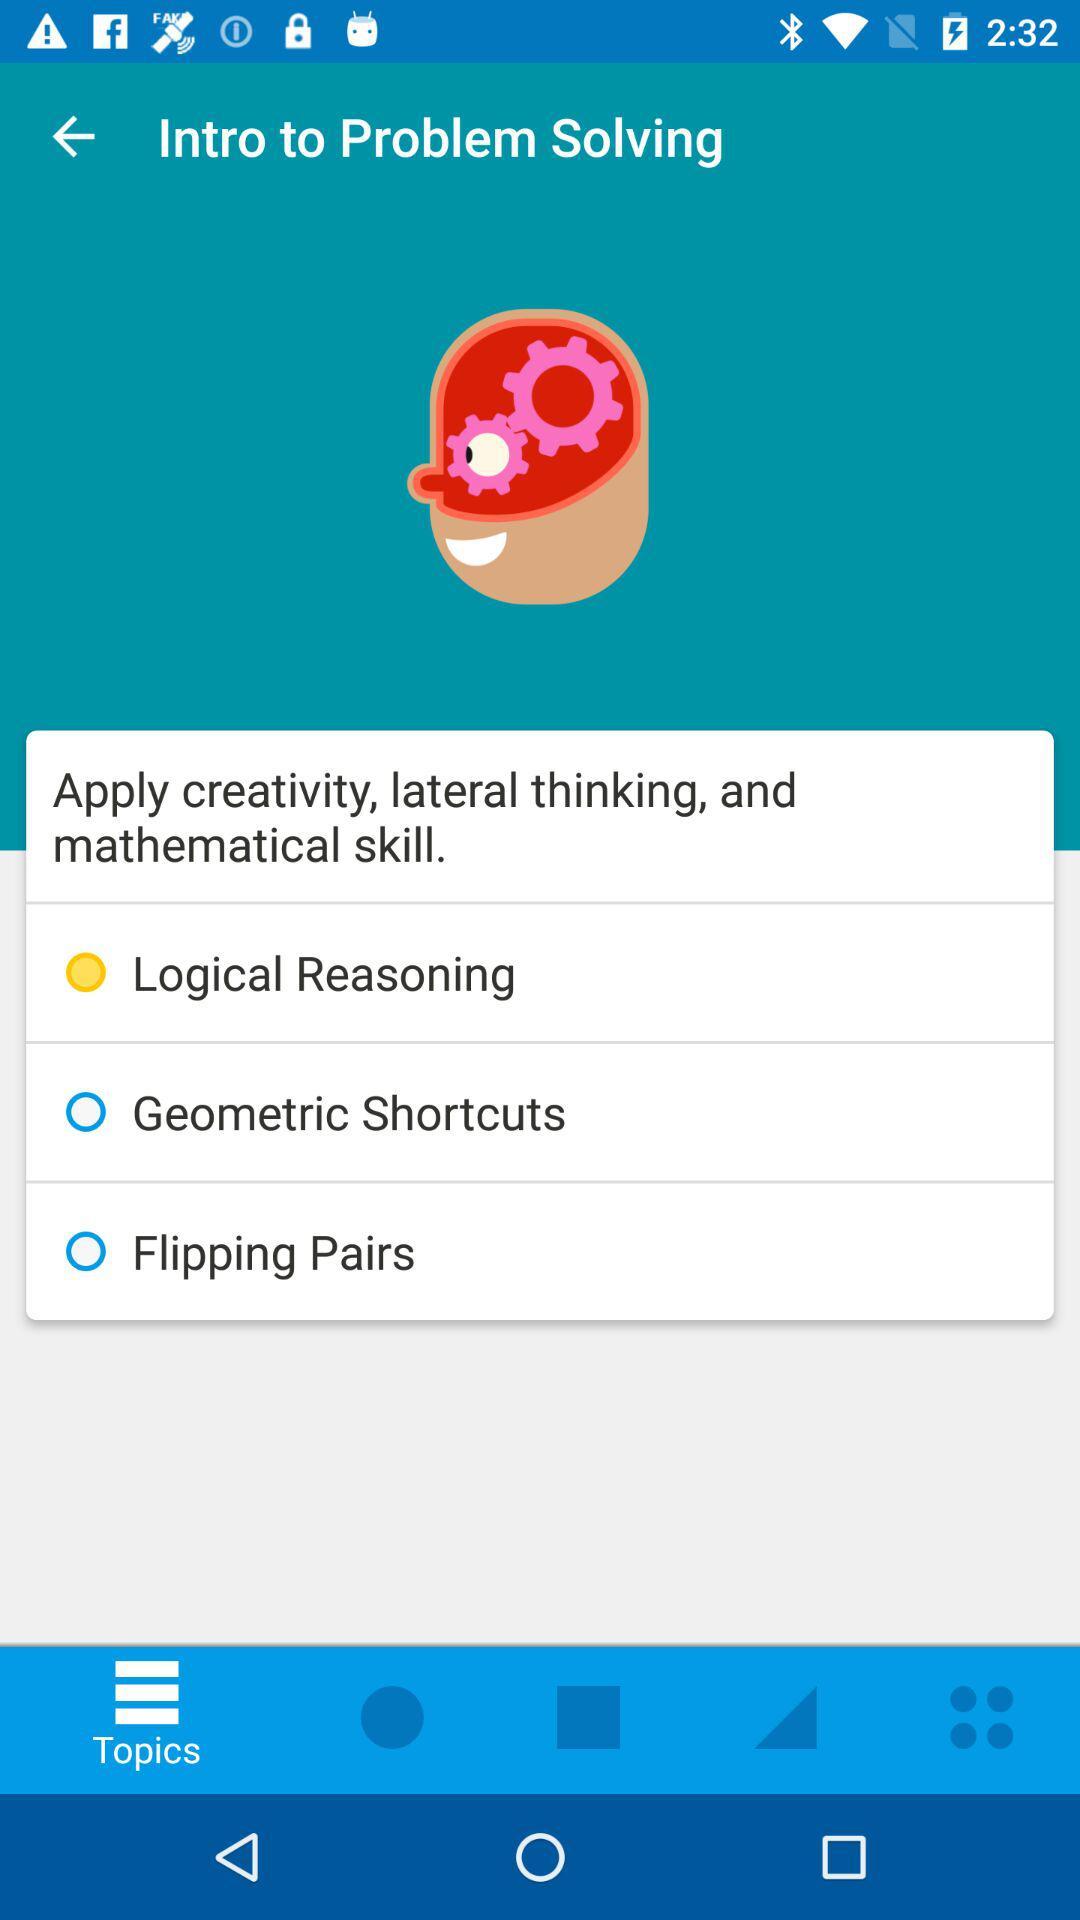 Image resolution: width=1080 pixels, height=1920 pixels. What do you see at coordinates (540, 1250) in the screenshot?
I see `flipping pairs icon` at bounding box center [540, 1250].